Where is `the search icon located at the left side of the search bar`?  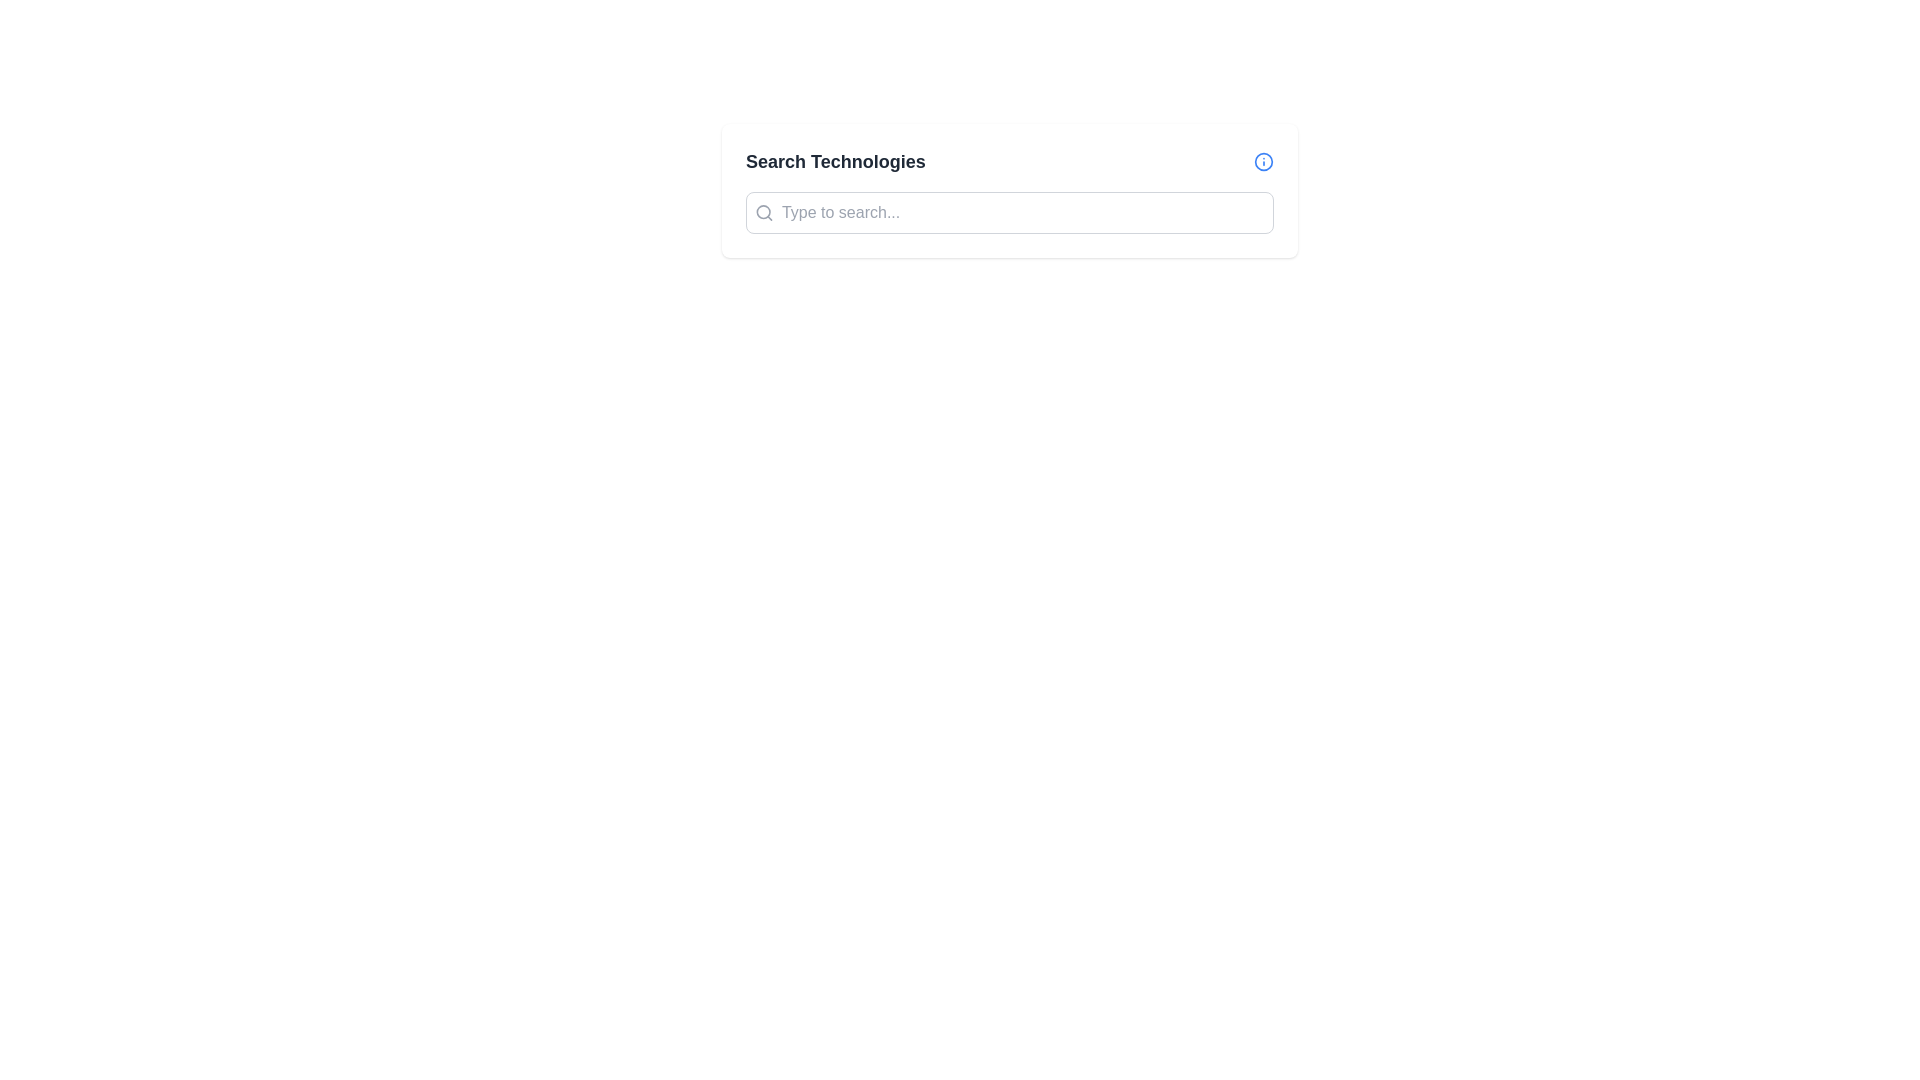 the search icon located at the left side of the search bar is located at coordinates (763, 212).